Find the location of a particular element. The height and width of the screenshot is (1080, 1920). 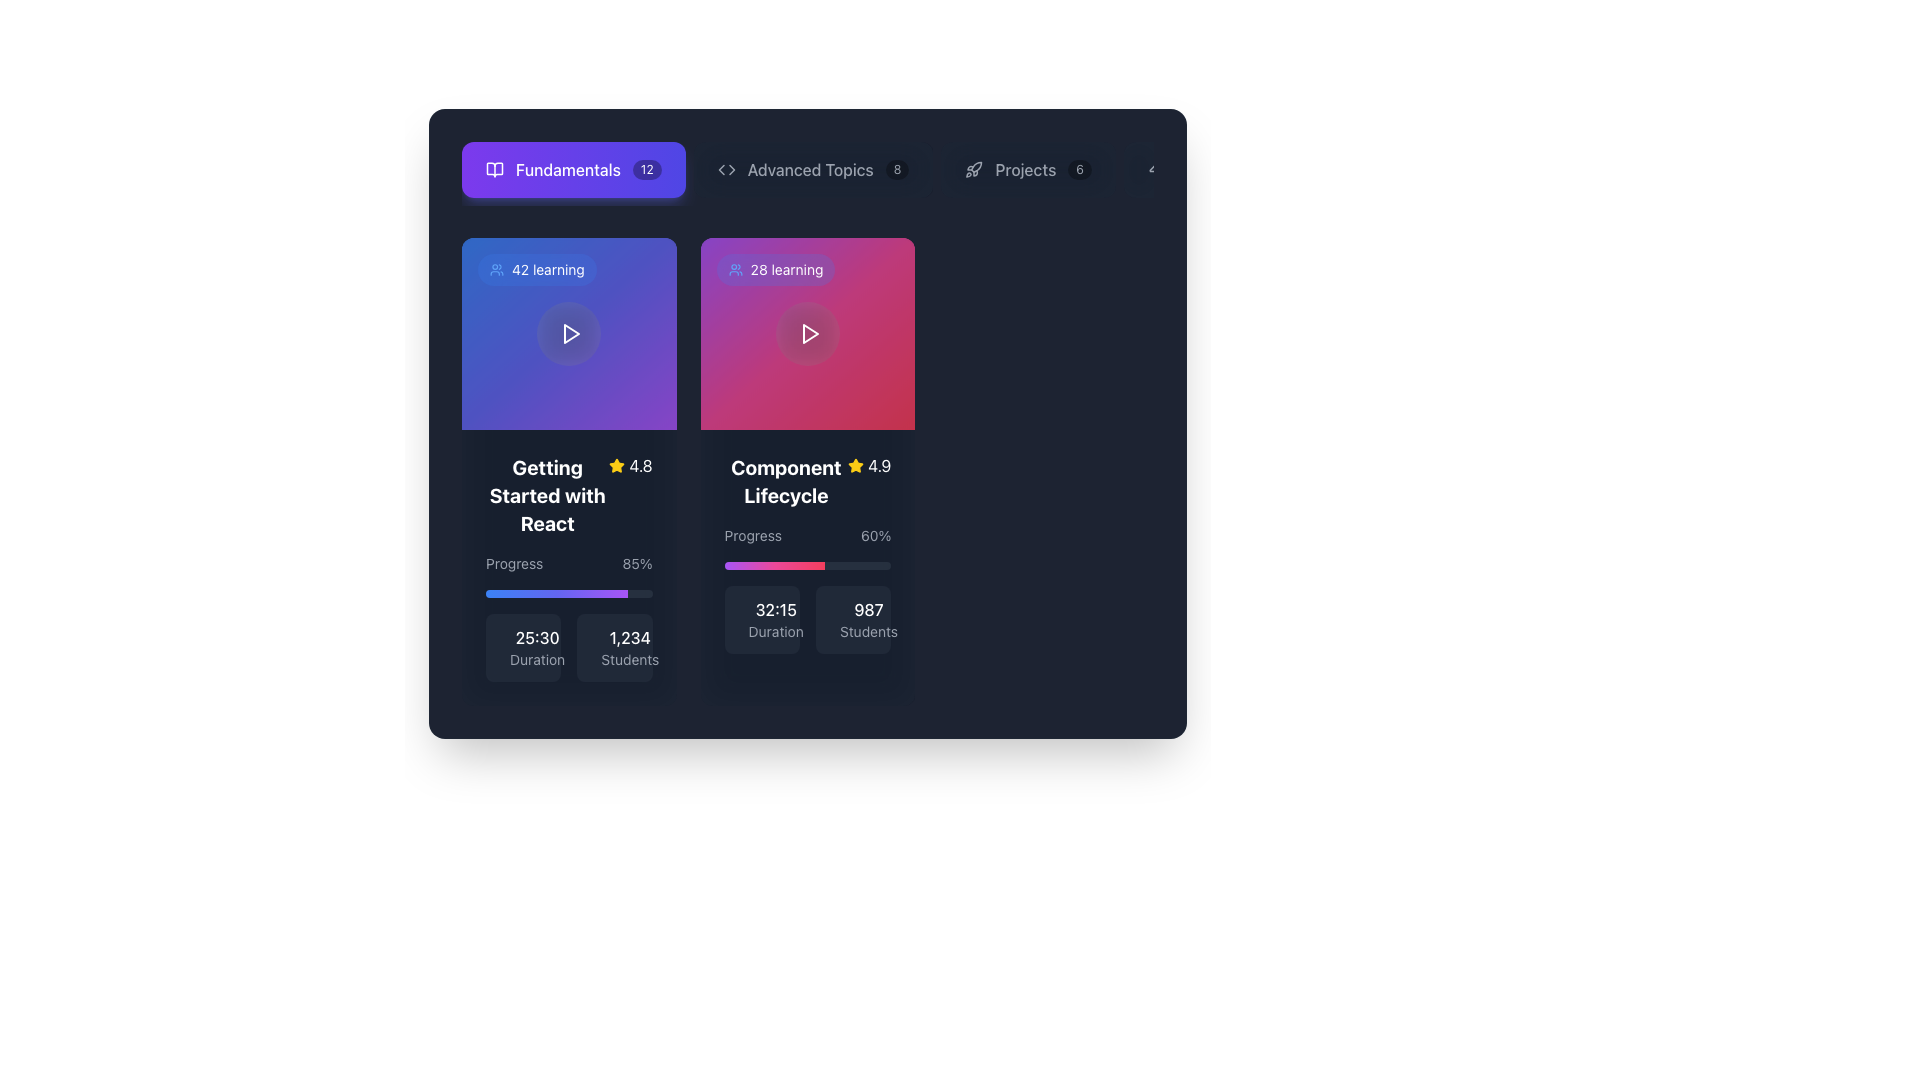

the 'Advanced Topics' segment of the horizontal navigation bar by tabbing to it is located at coordinates (807, 172).